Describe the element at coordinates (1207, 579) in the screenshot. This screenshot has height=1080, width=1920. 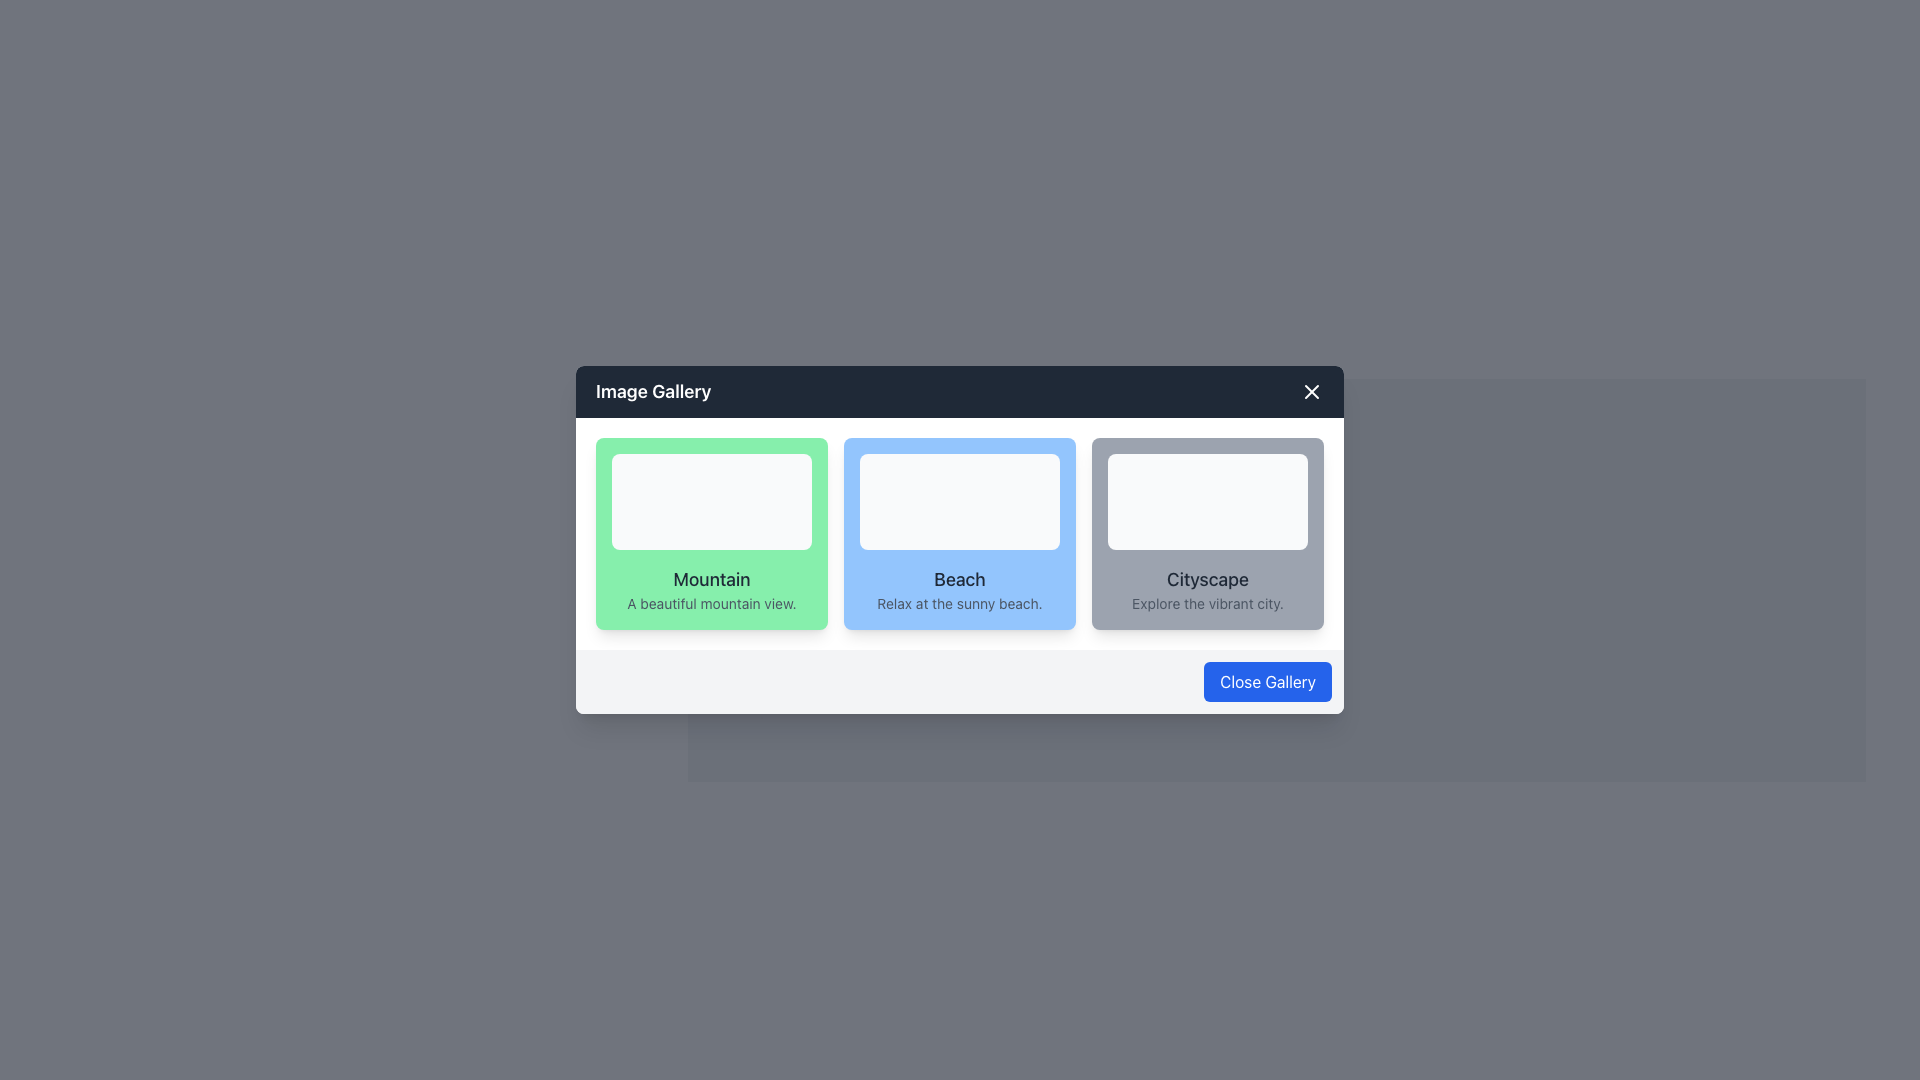
I see `text label that serves as the title of the rightmost card in the gallery, positioned above the subtext 'Explore the vibrant city.'` at that location.